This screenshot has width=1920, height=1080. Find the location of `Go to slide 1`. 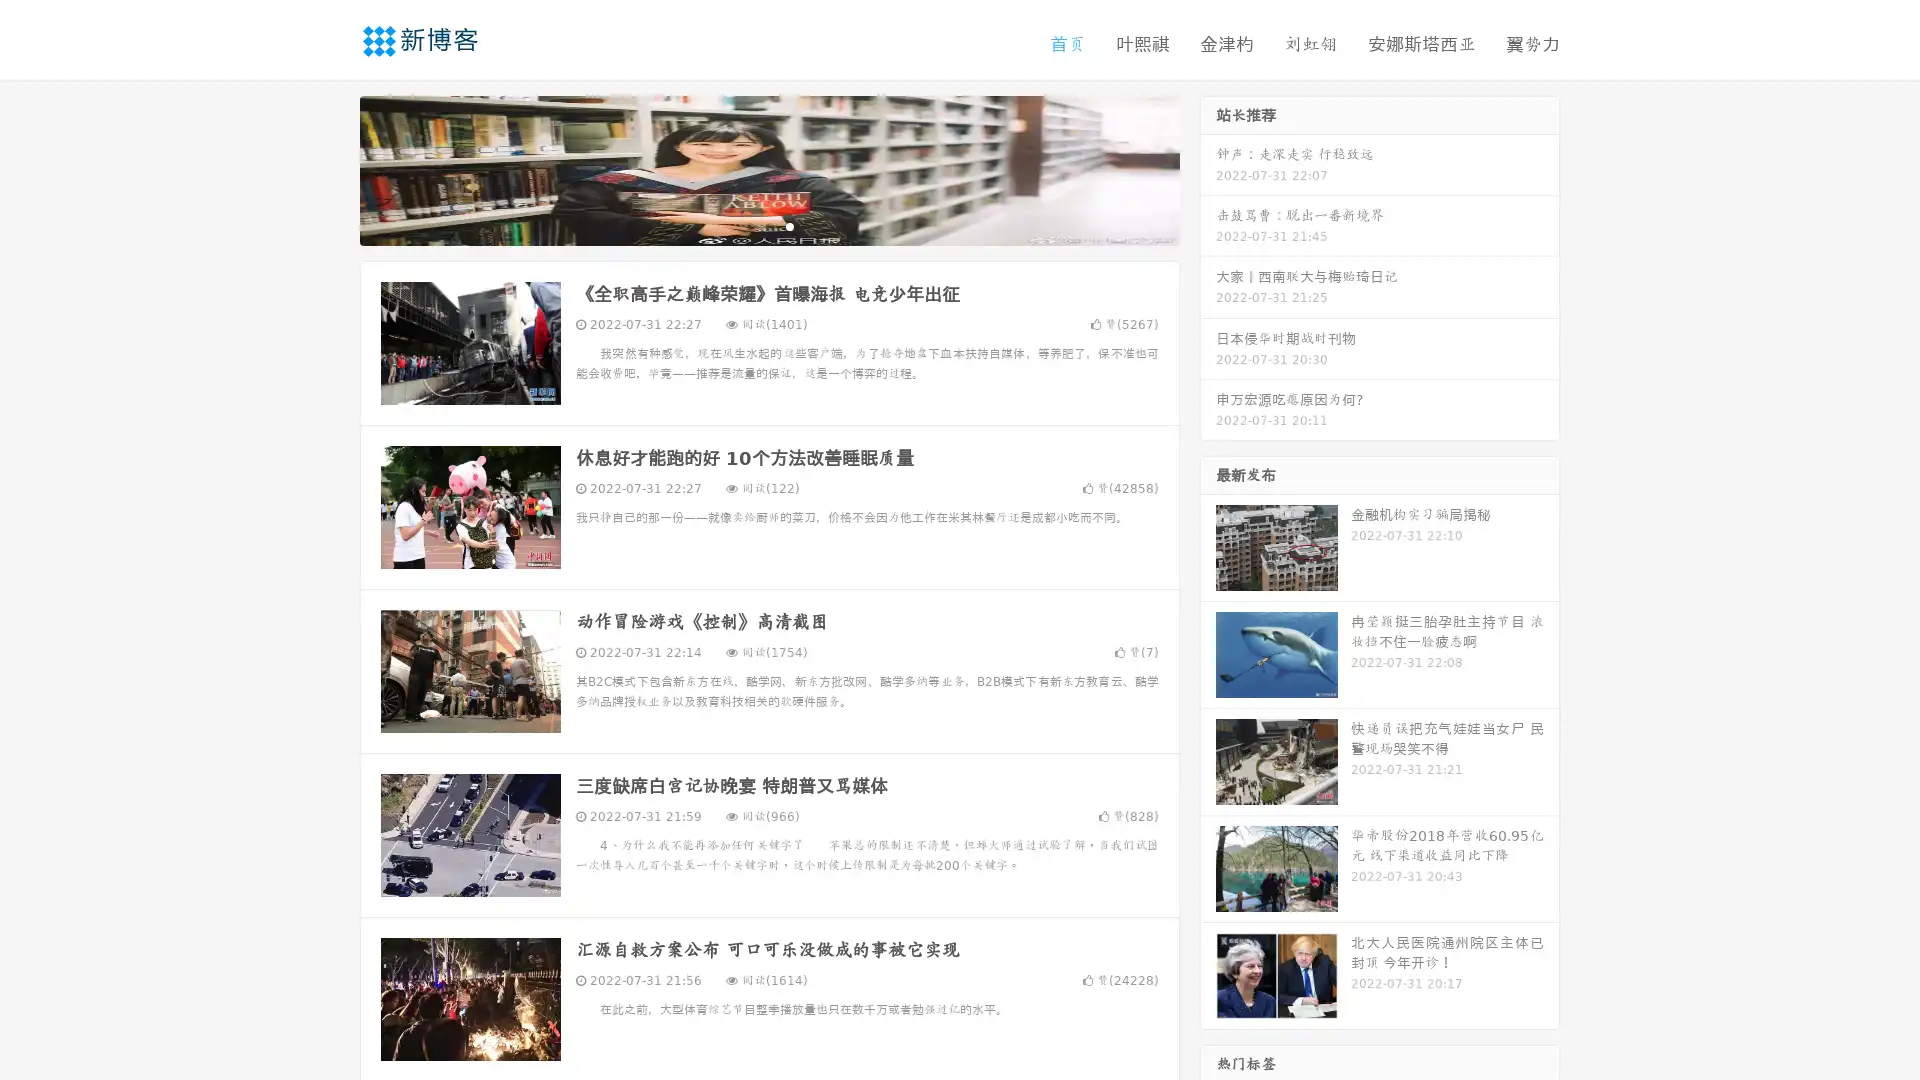

Go to slide 1 is located at coordinates (748, 225).